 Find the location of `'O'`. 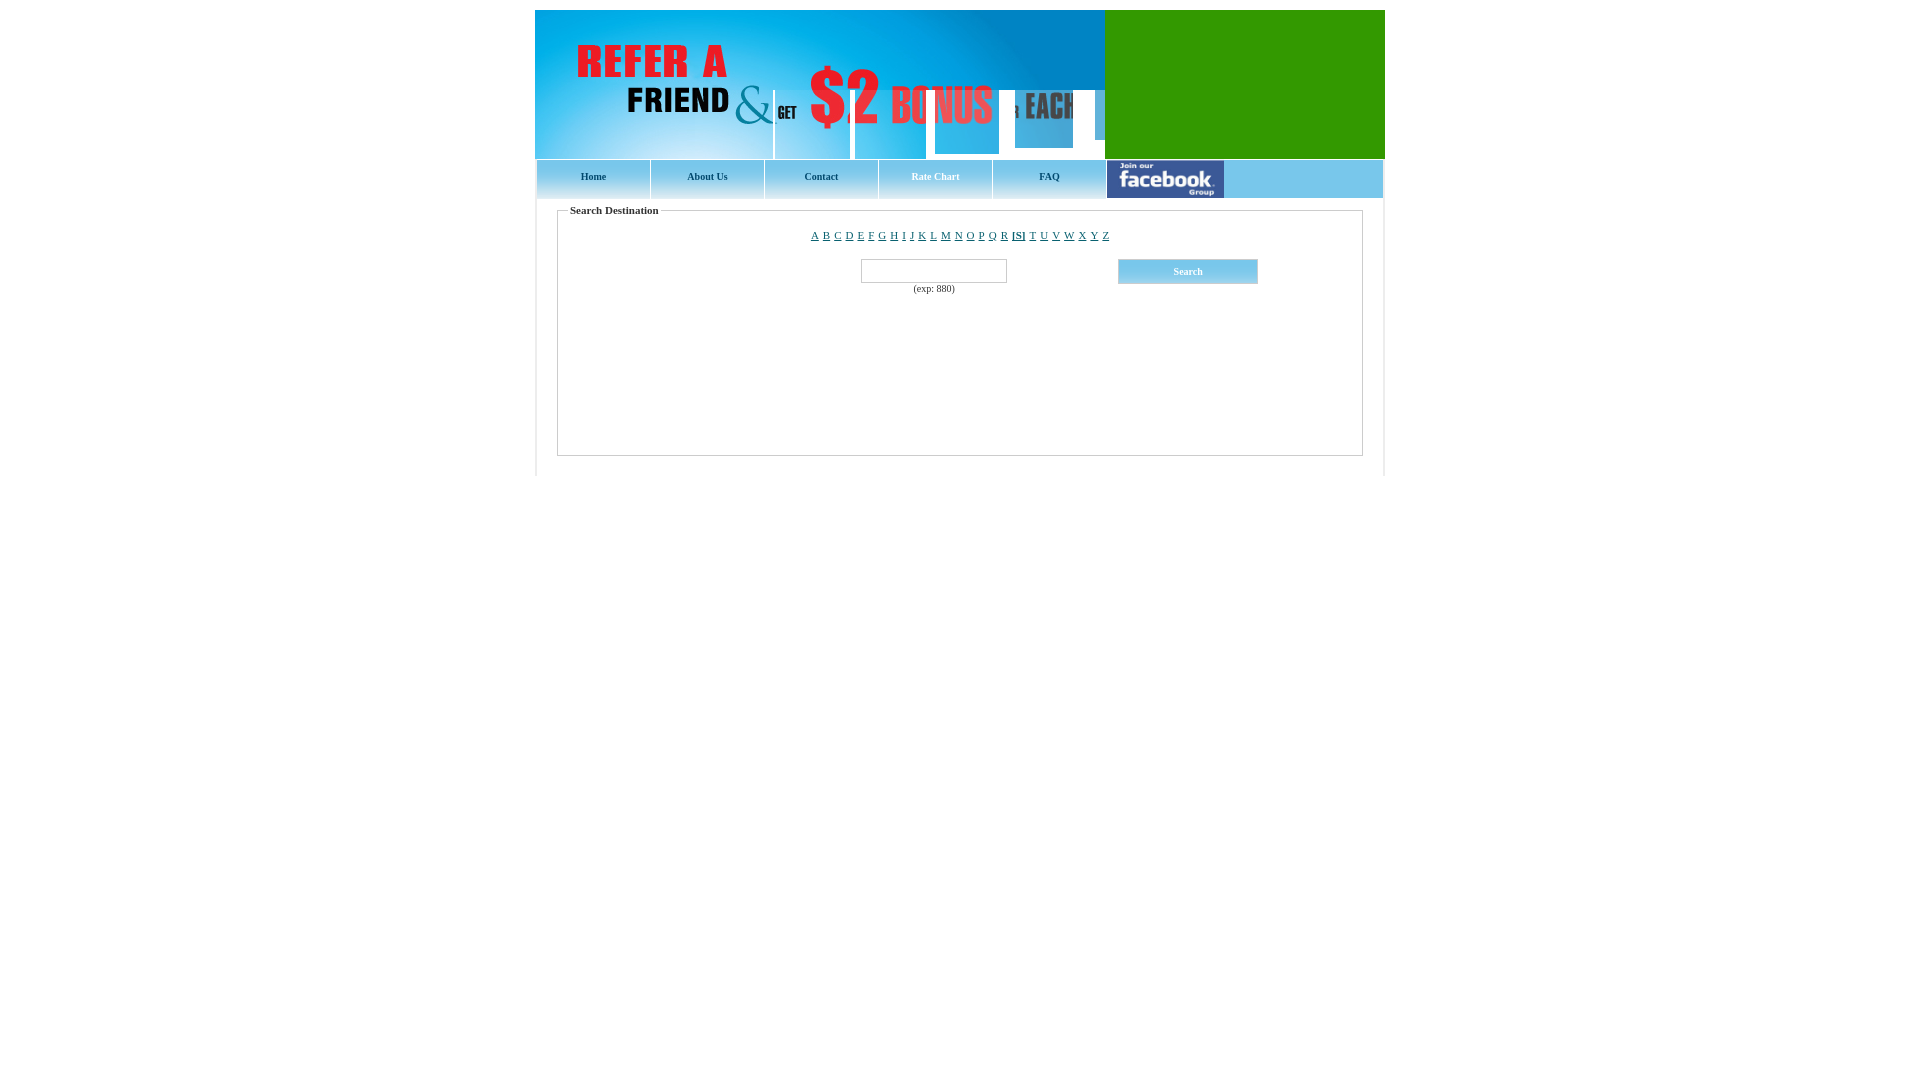

'O' is located at coordinates (970, 234).